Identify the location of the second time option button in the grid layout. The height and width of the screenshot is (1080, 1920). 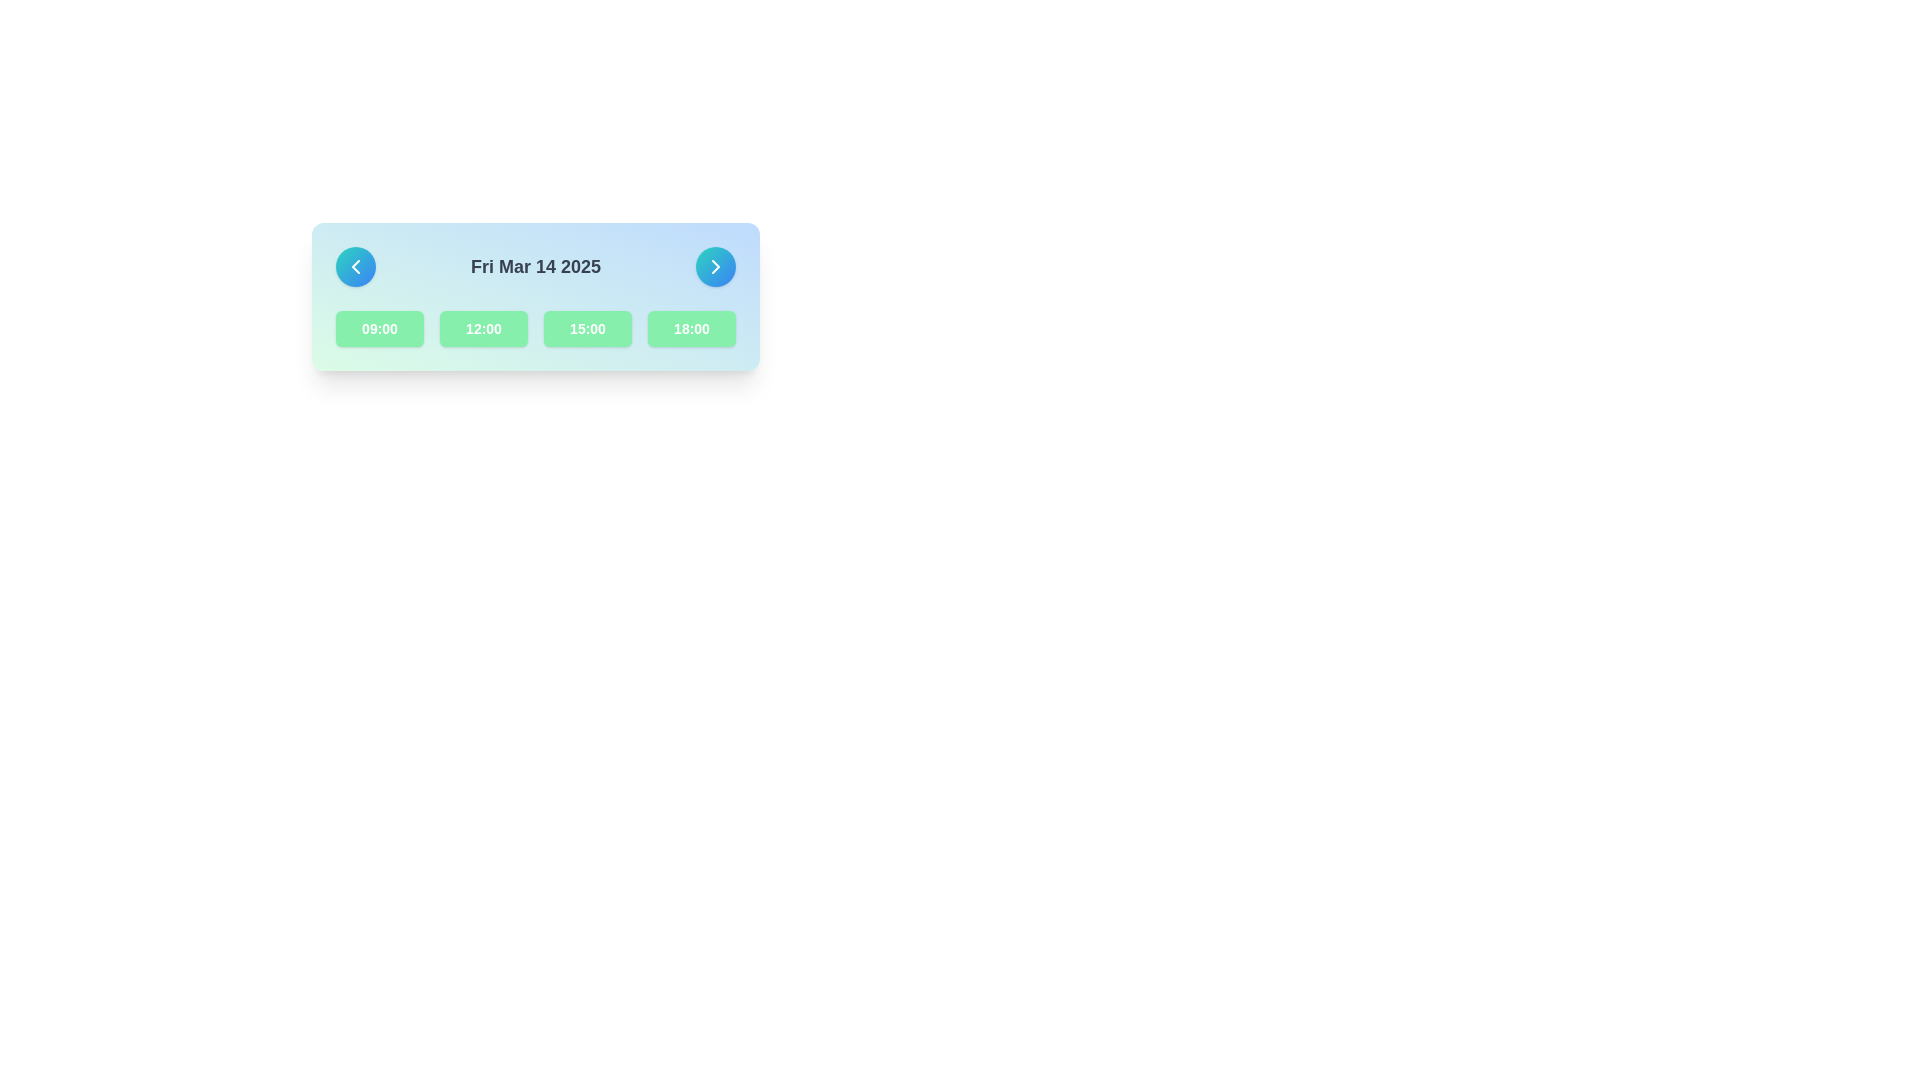
(484, 327).